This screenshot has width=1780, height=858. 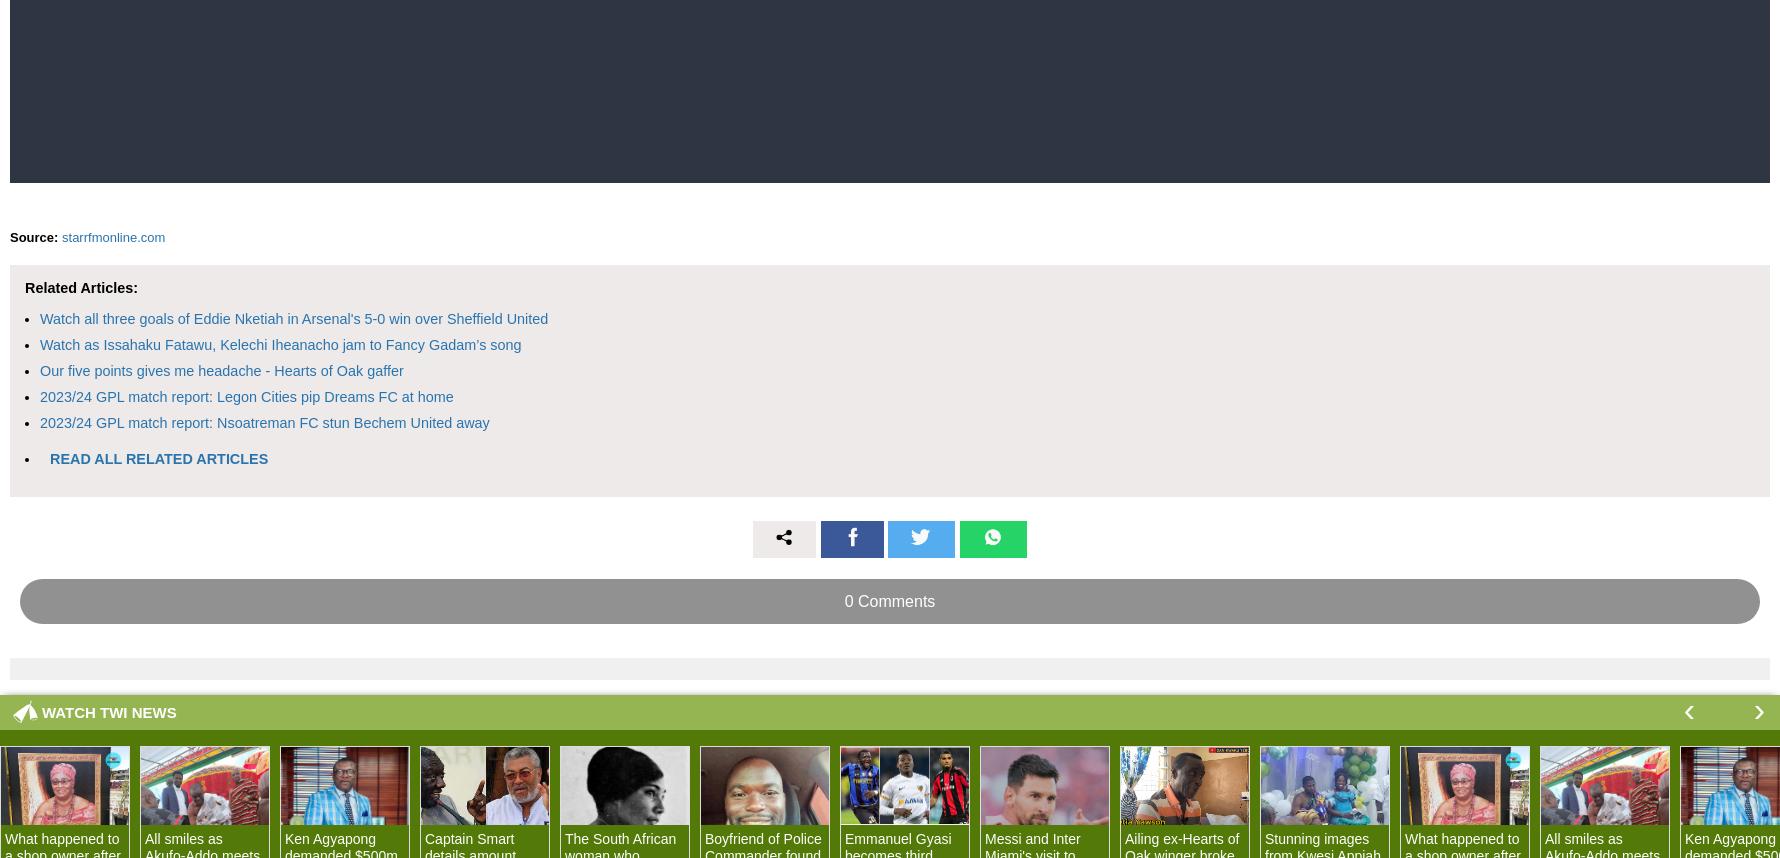 What do you see at coordinates (107, 711) in the screenshot?
I see `'WATCH TWI NEWS'` at bounding box center [107, 711].